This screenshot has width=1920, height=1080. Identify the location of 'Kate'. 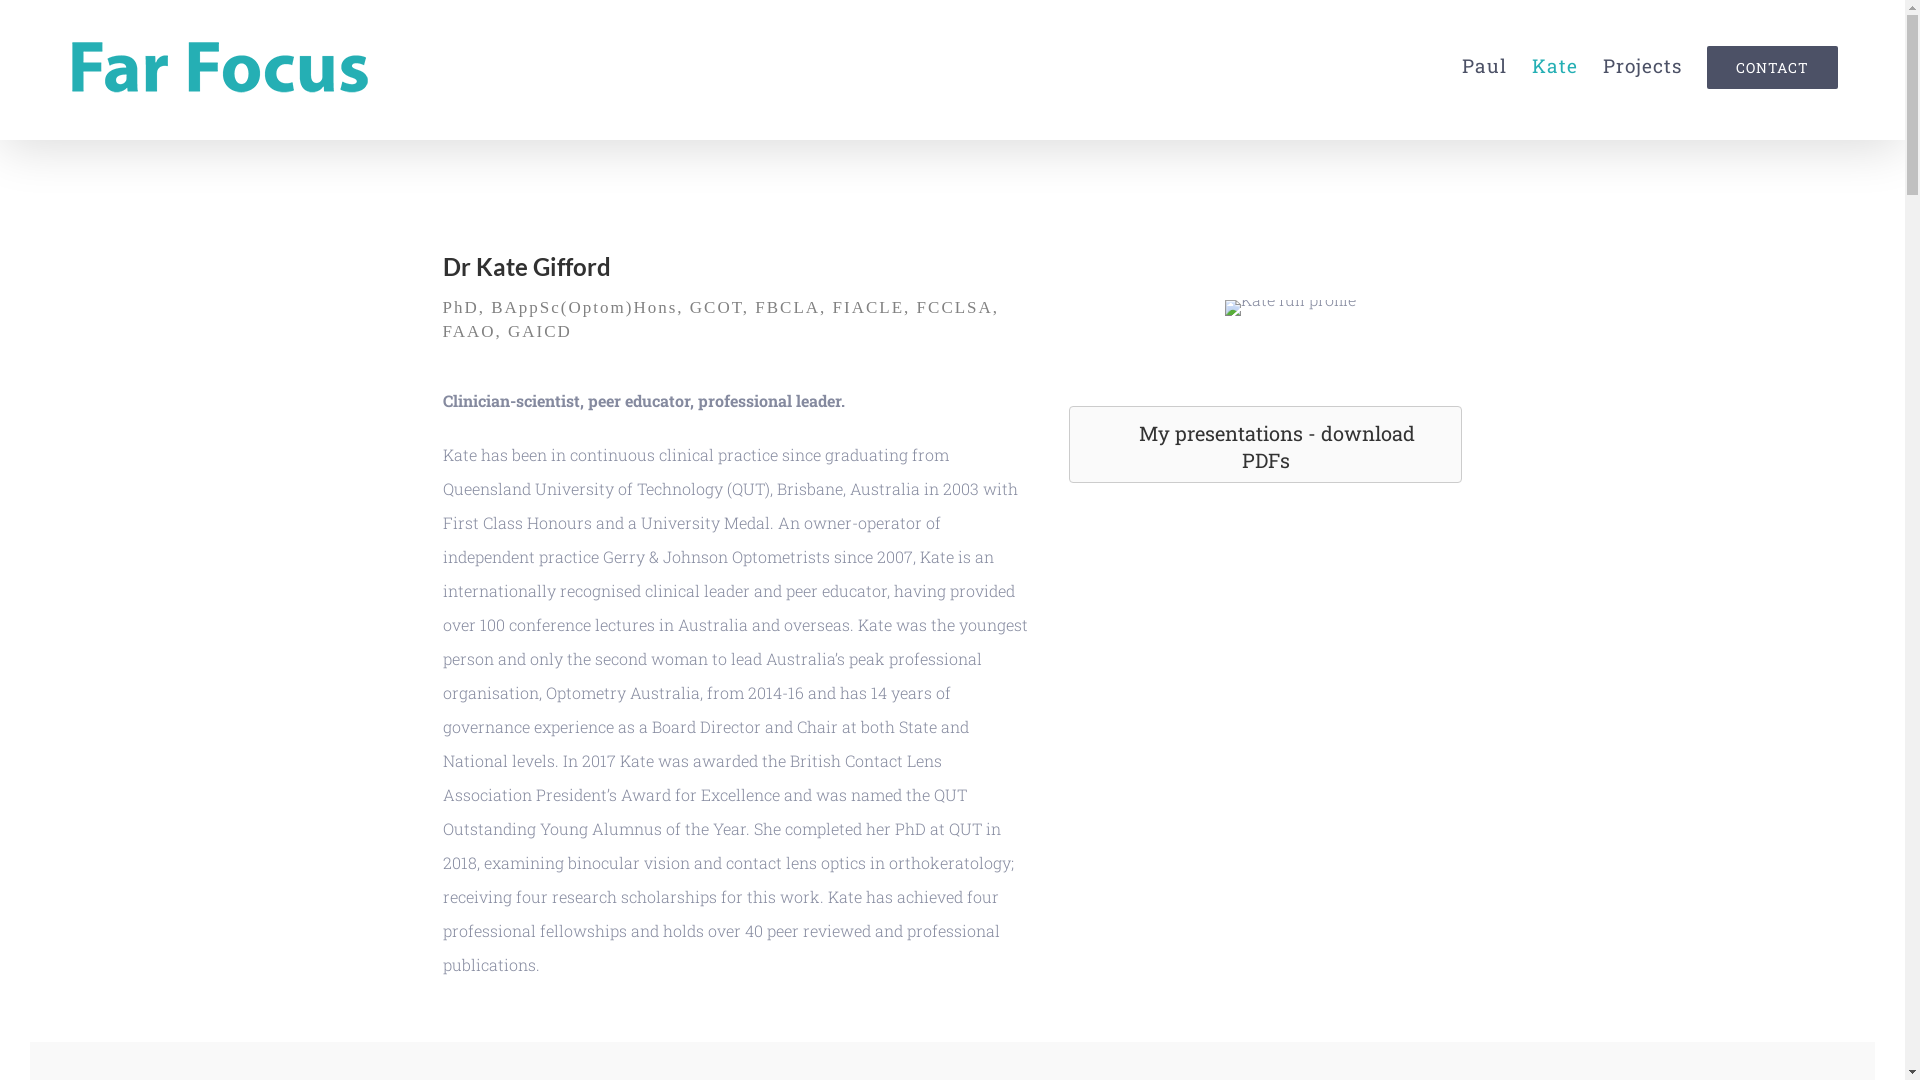
(1554, 64).